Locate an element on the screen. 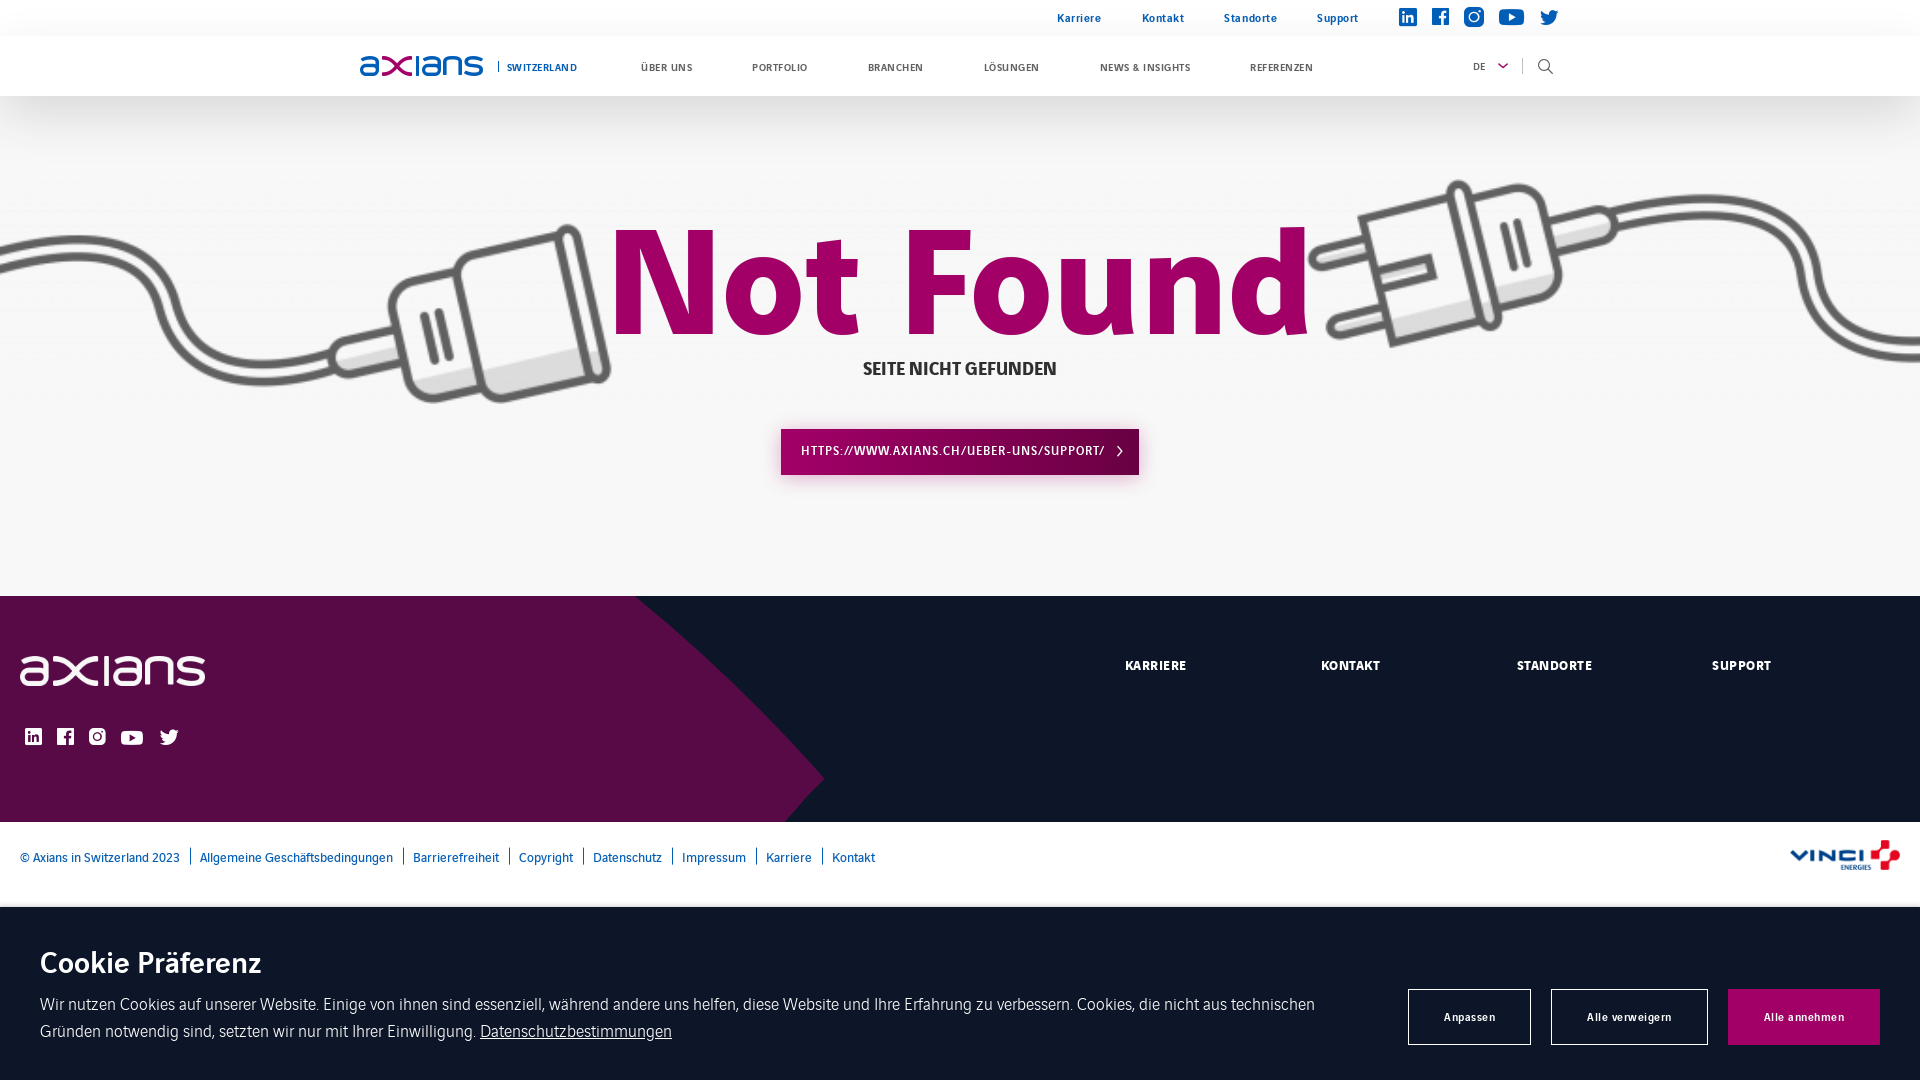  'Datenschutzbestimmungen' is located at coordinates (575, 1029).